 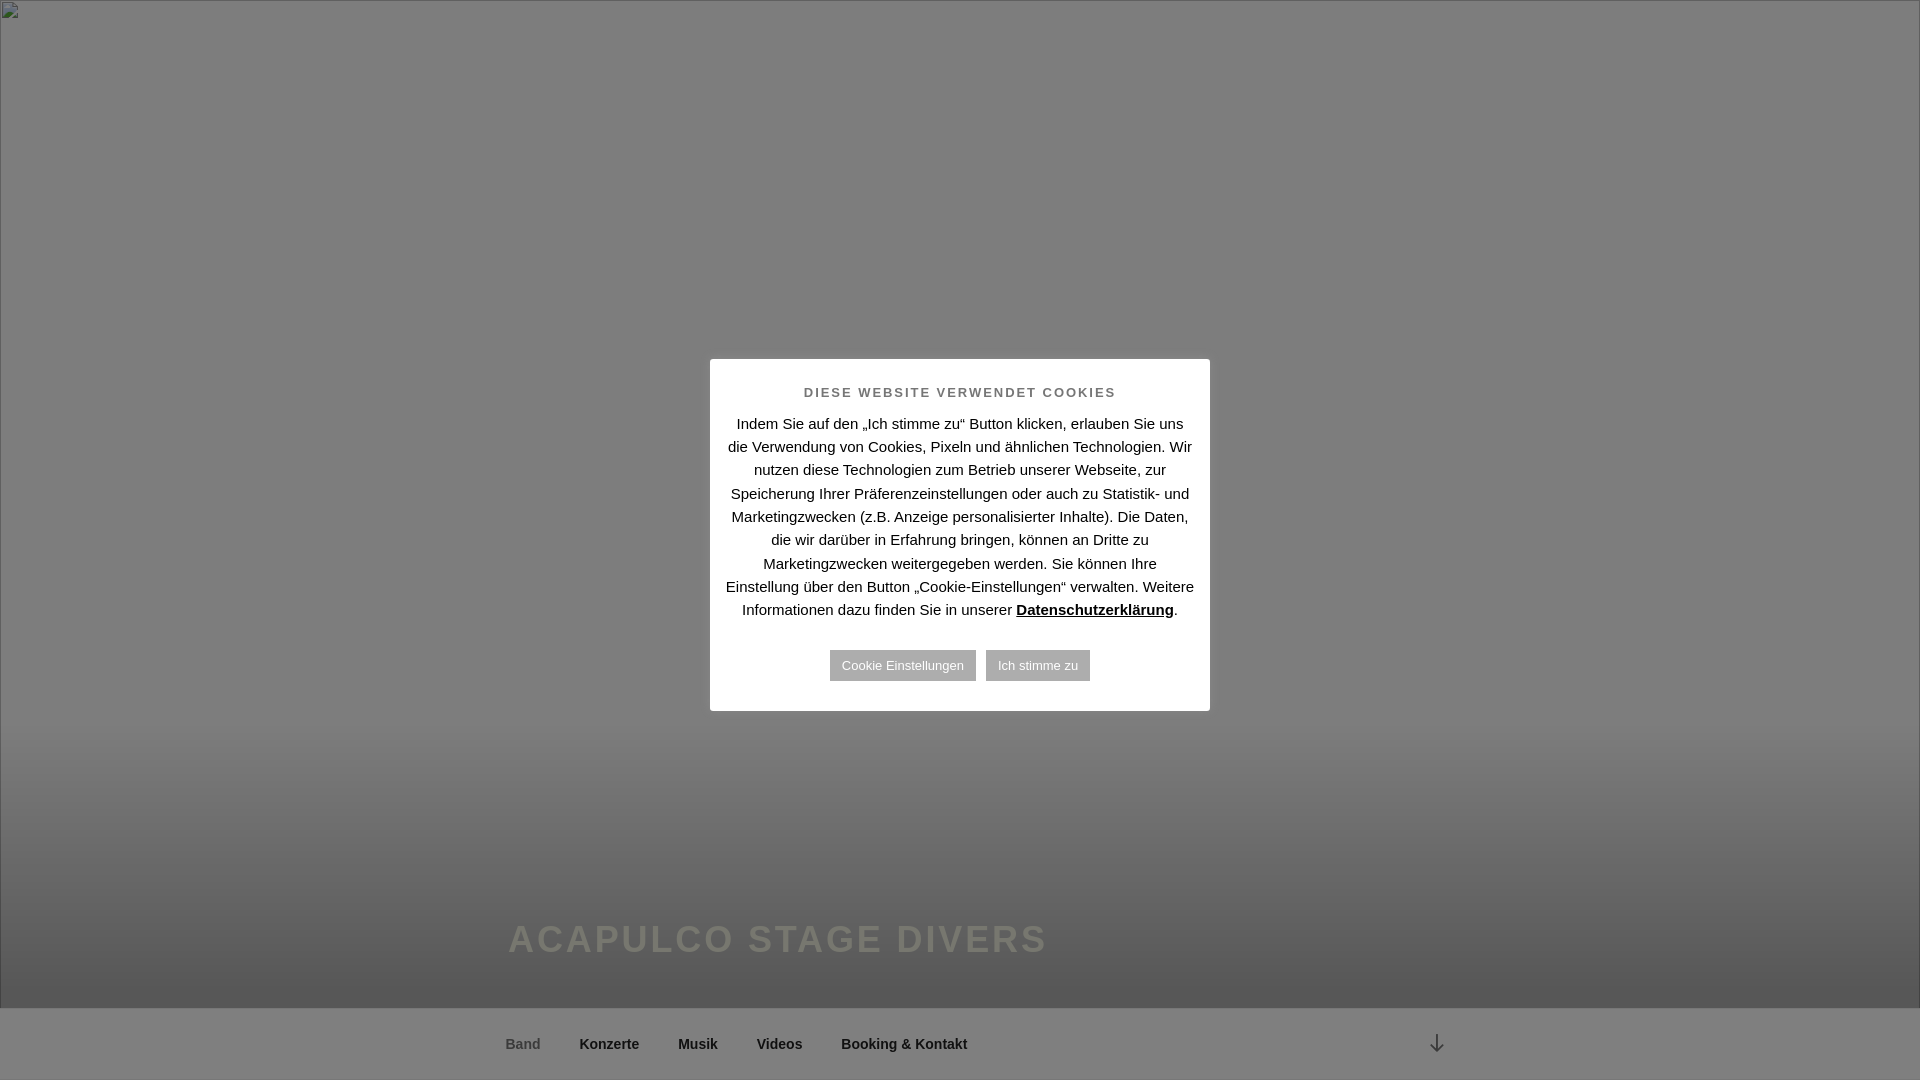 What do you see at coordinates (1435, 1042) in the screenshot?
I see `'Zum Inhalt nach unten scrollen'` at bounding box center [1435, 1042].